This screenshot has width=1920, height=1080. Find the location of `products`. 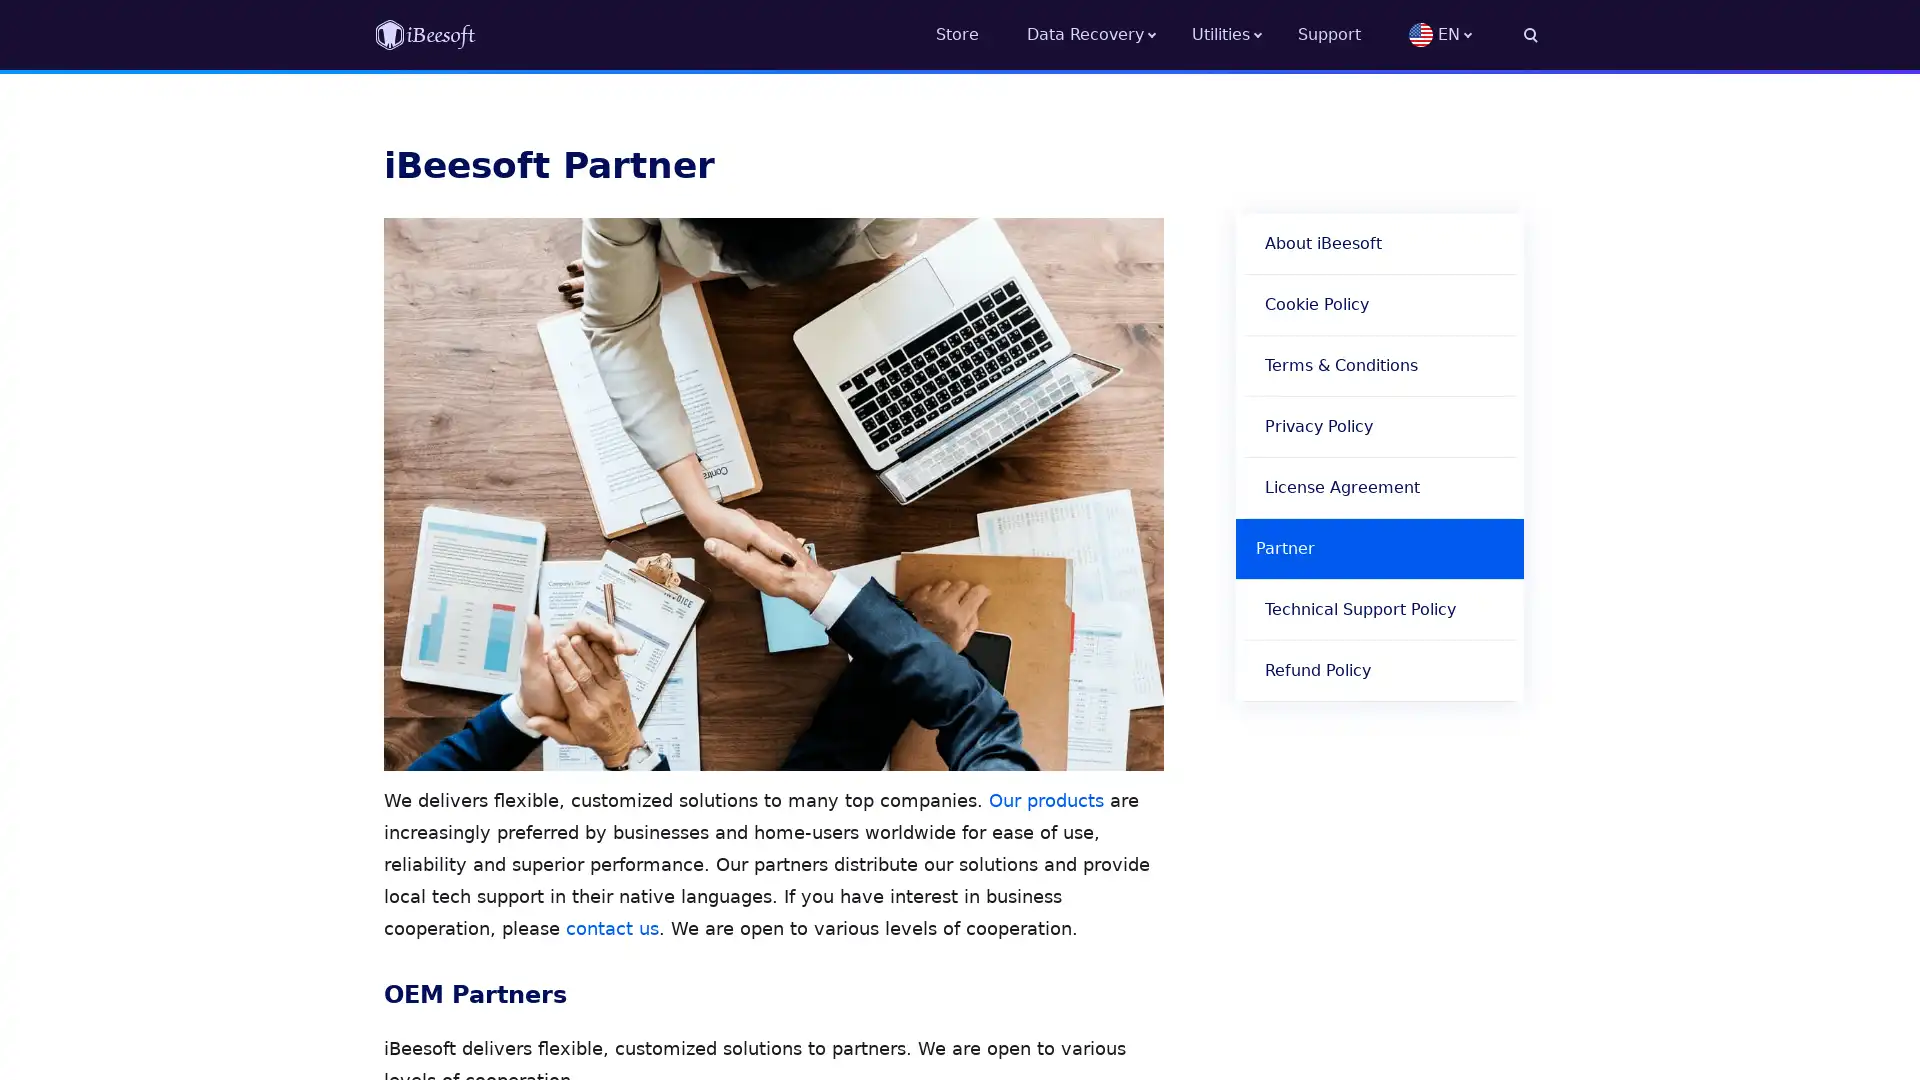

products is located at coordinates (1108, 34).